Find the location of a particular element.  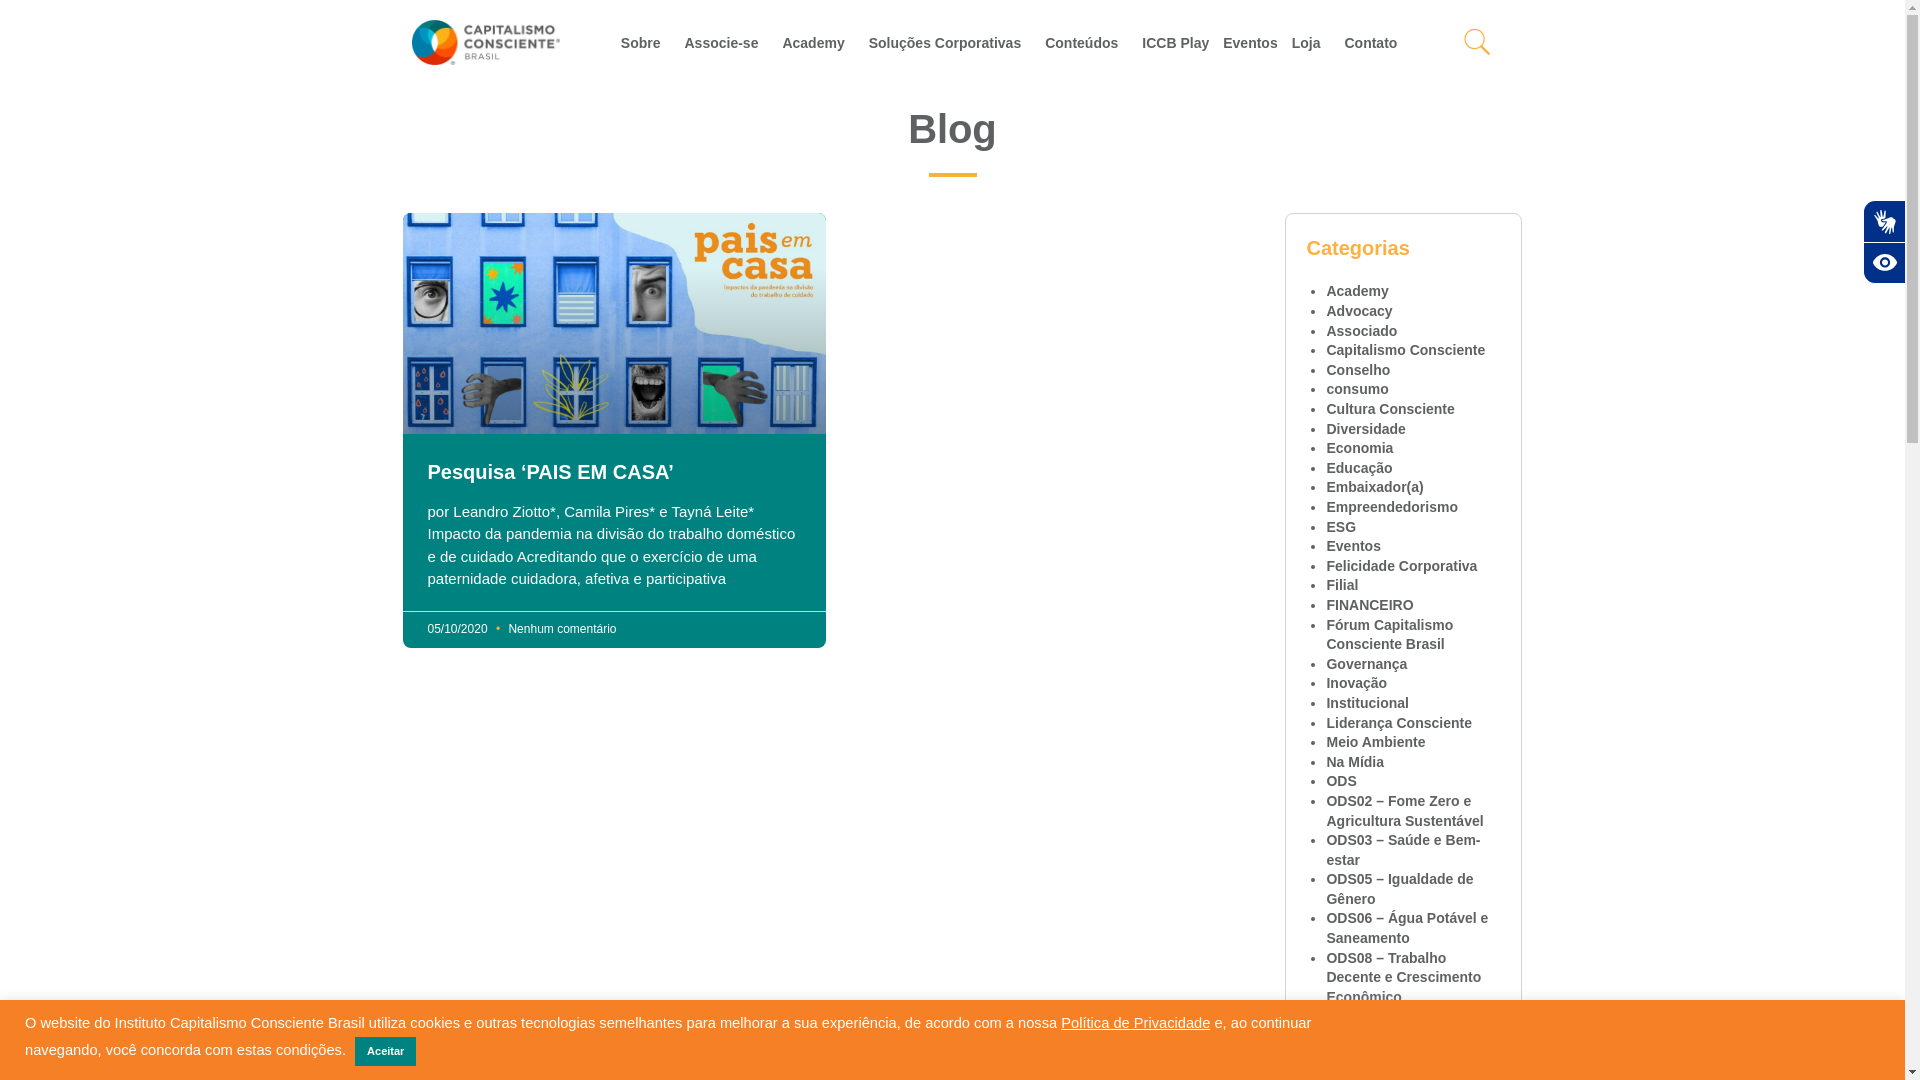

'ESG' is located at coordinates (1340, 526).